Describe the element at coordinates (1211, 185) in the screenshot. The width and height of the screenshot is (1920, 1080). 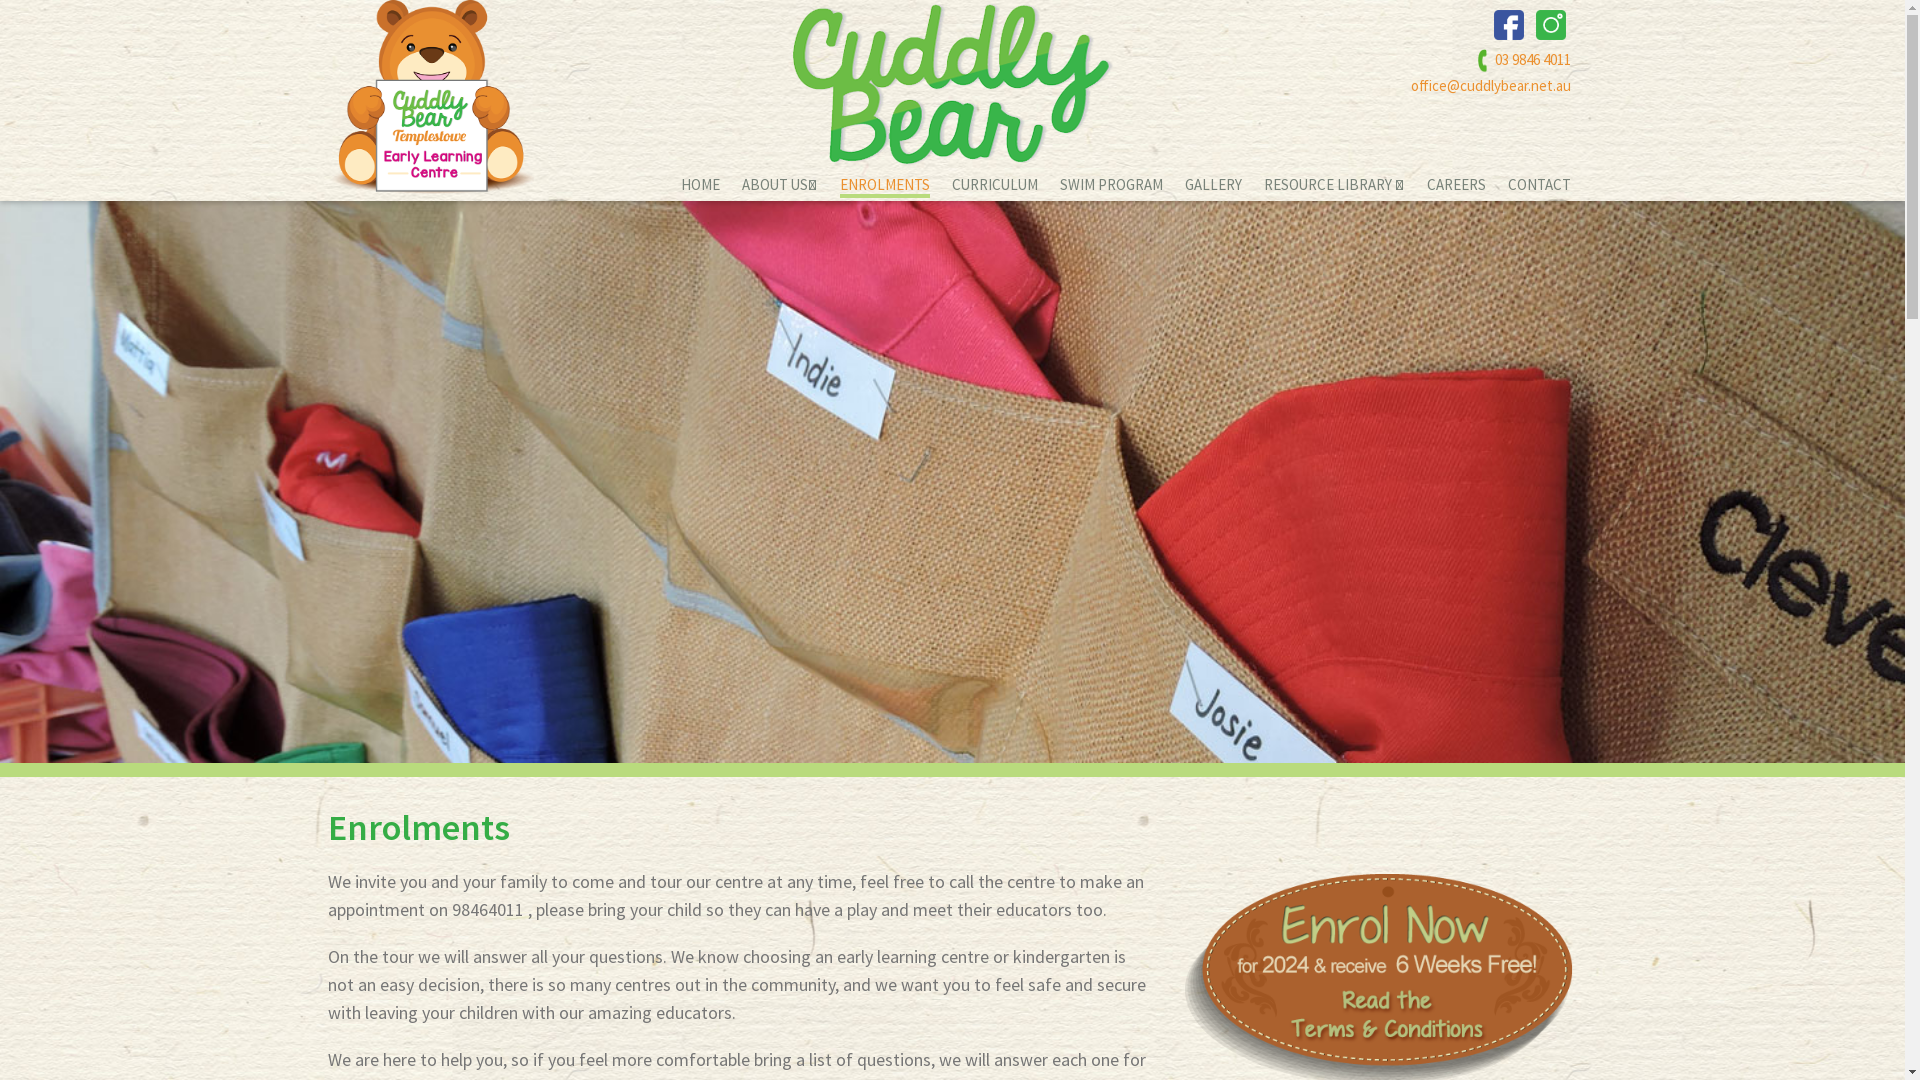
I see `'GALLERY'` at that location.